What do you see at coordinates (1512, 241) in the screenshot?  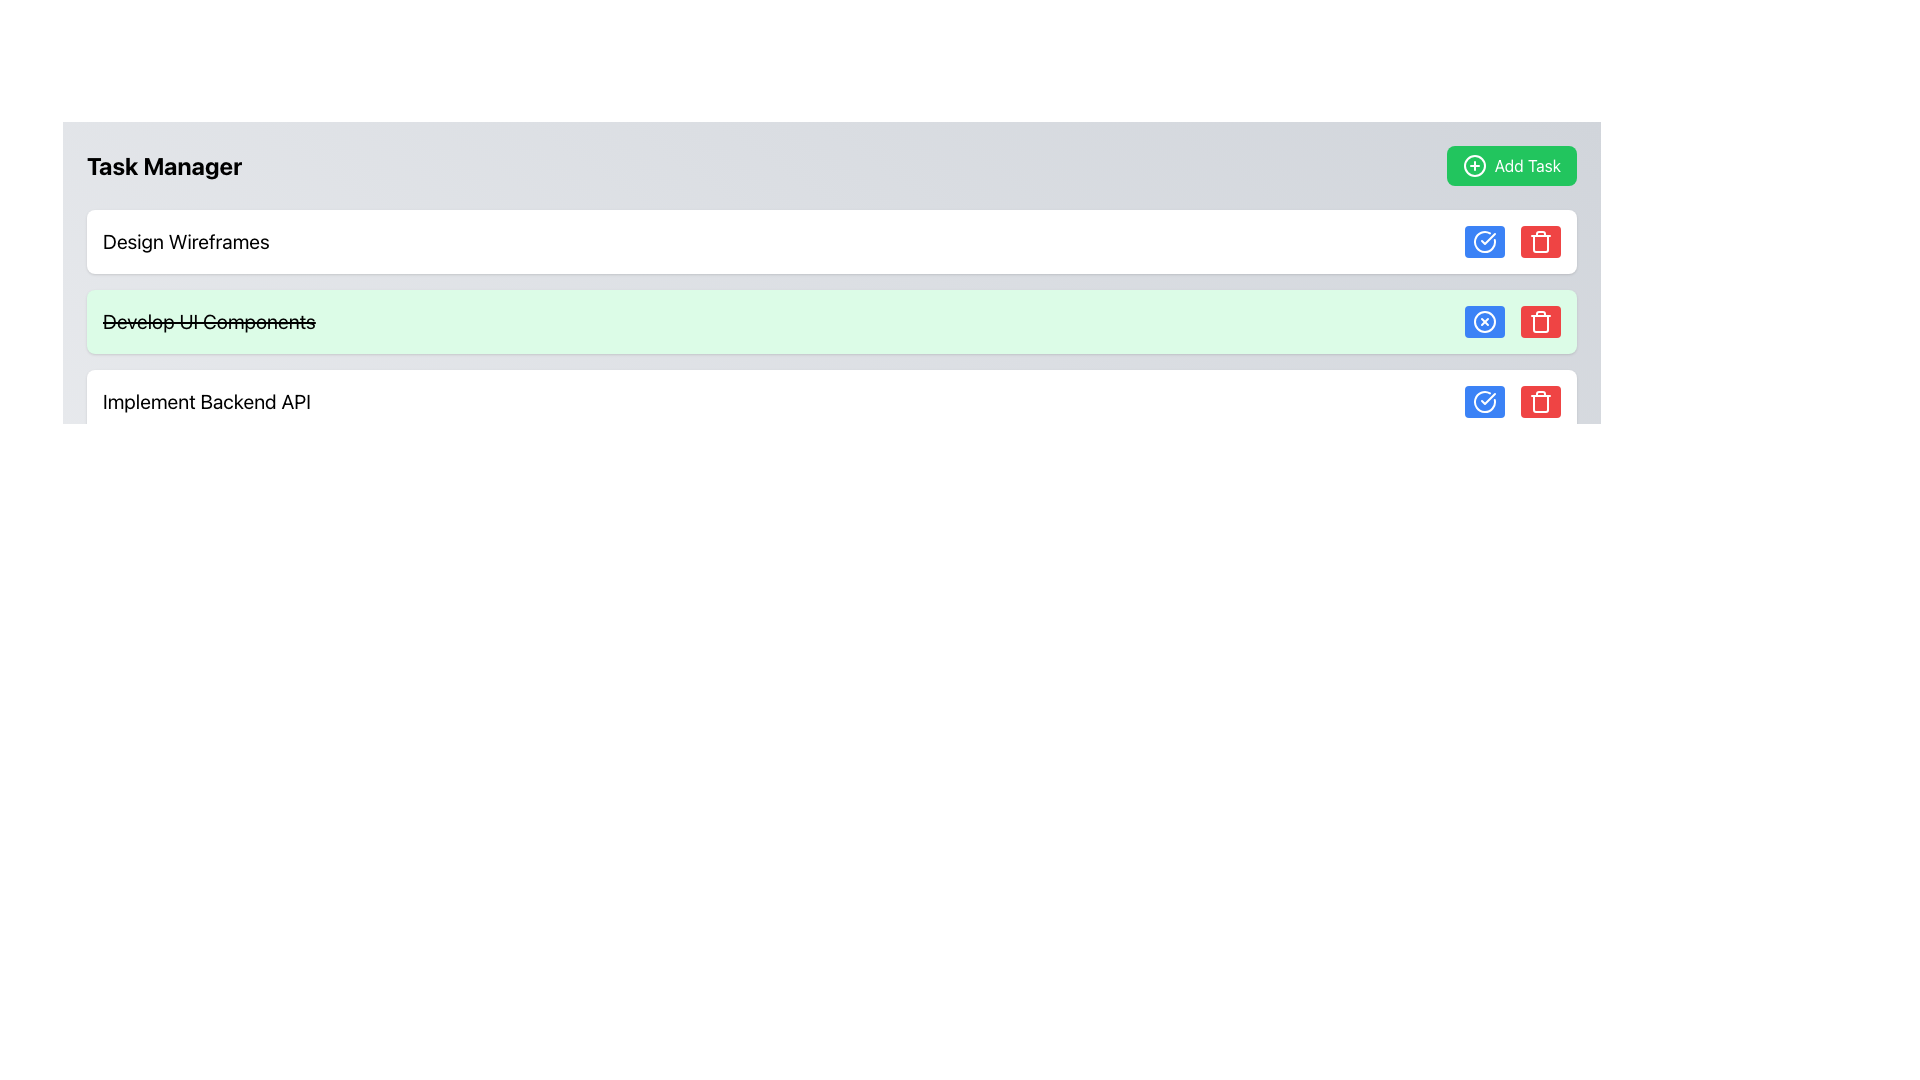 I see `the blue checkmark button located on the far-right side of the task titled 'Design Wireframes' to mark the task as completed` at bounding box center [1512, 241].